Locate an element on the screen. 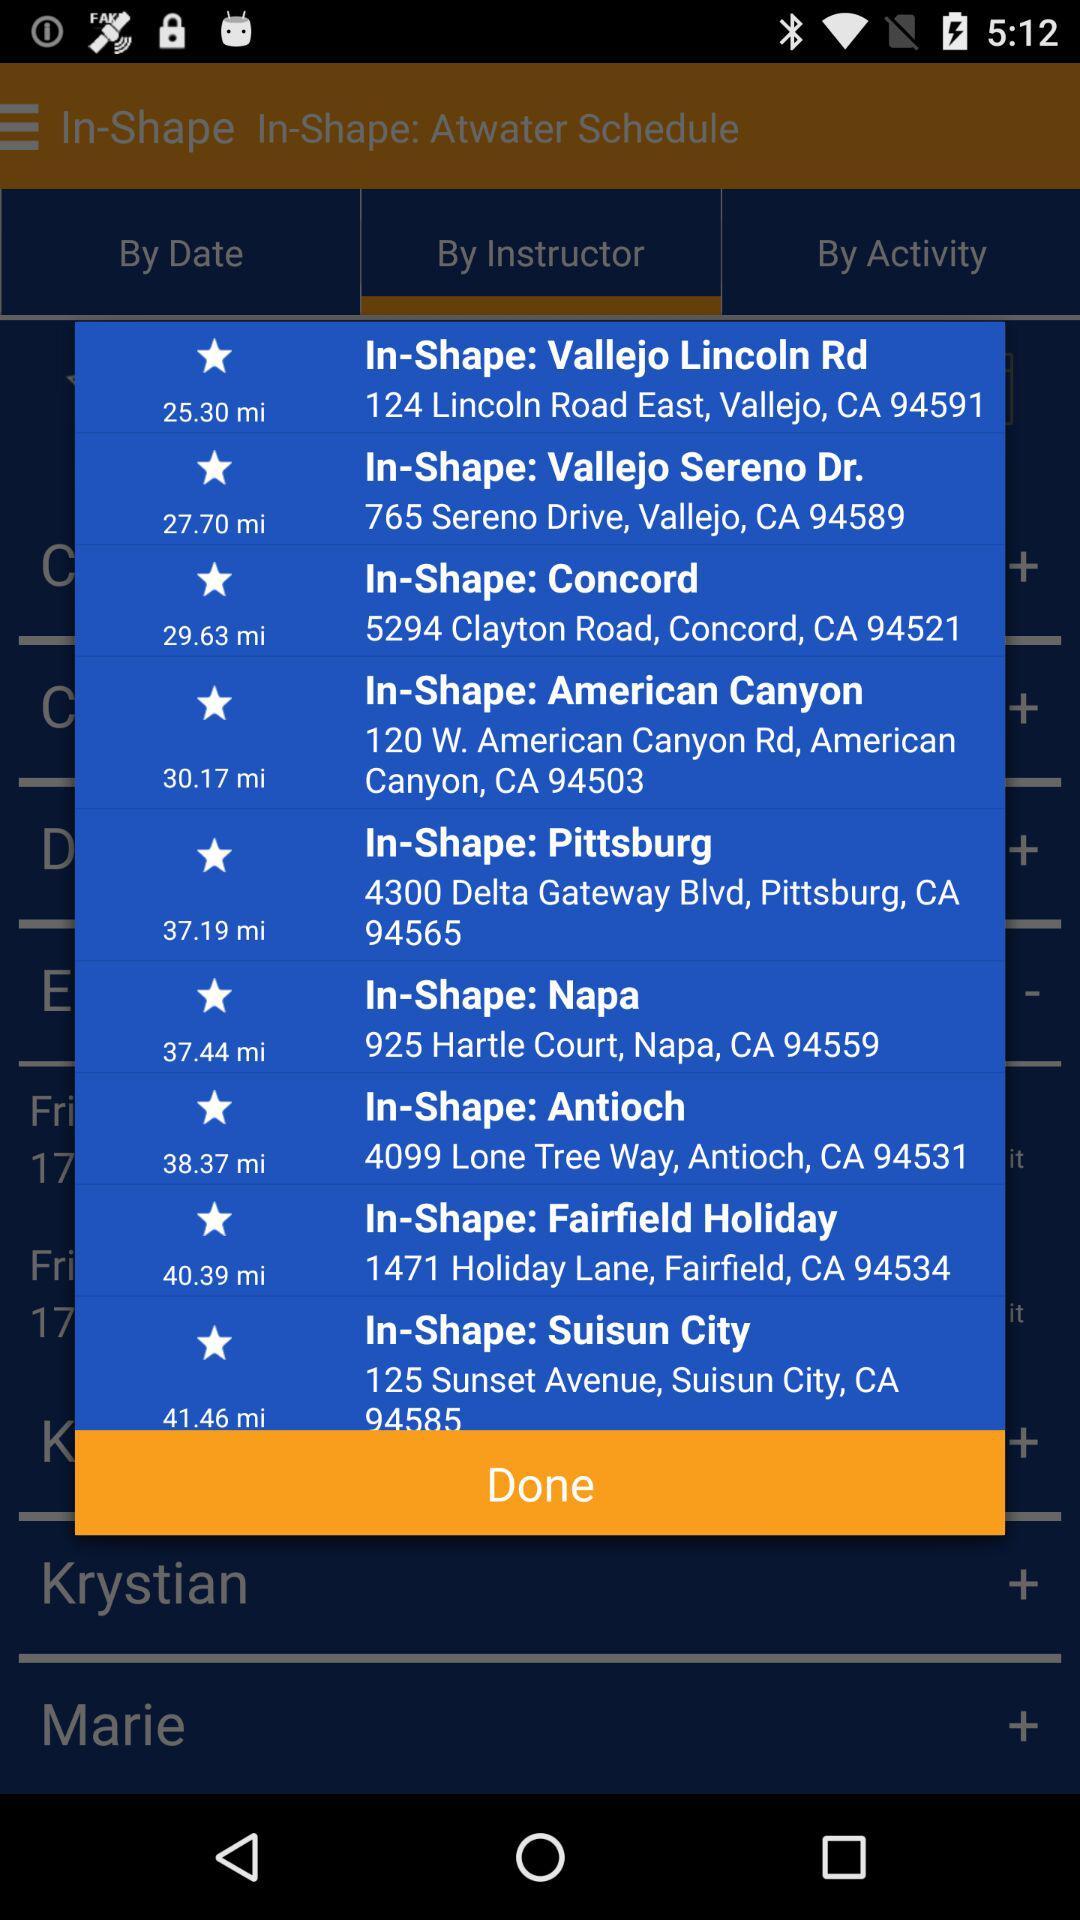 The width and height of the screenshot is (1080, 1920). the icon below the in shape fairfield icon is located at coordinates (678, 1265).